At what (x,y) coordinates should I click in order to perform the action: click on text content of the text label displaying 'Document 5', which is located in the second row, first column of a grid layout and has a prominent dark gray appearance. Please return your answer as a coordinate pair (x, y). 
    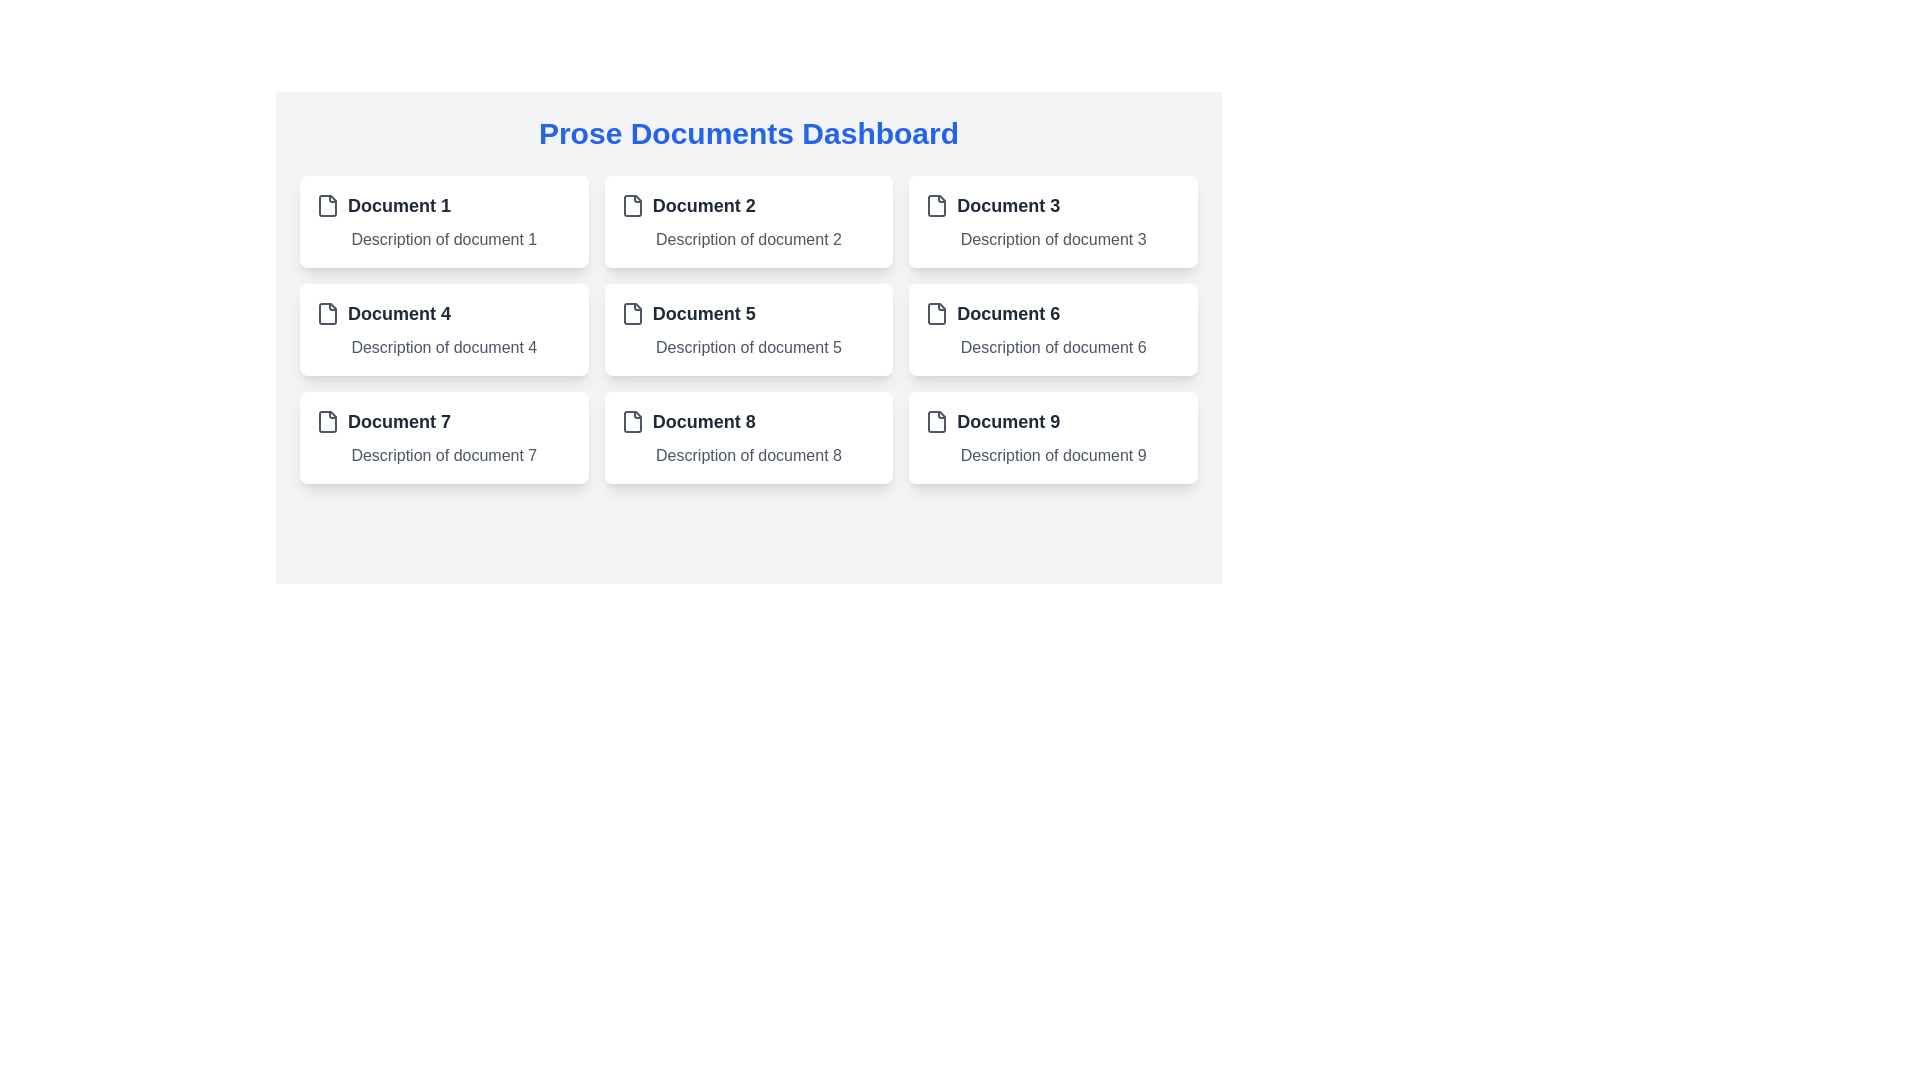
    Looking at the image, I should click on (704, 313).